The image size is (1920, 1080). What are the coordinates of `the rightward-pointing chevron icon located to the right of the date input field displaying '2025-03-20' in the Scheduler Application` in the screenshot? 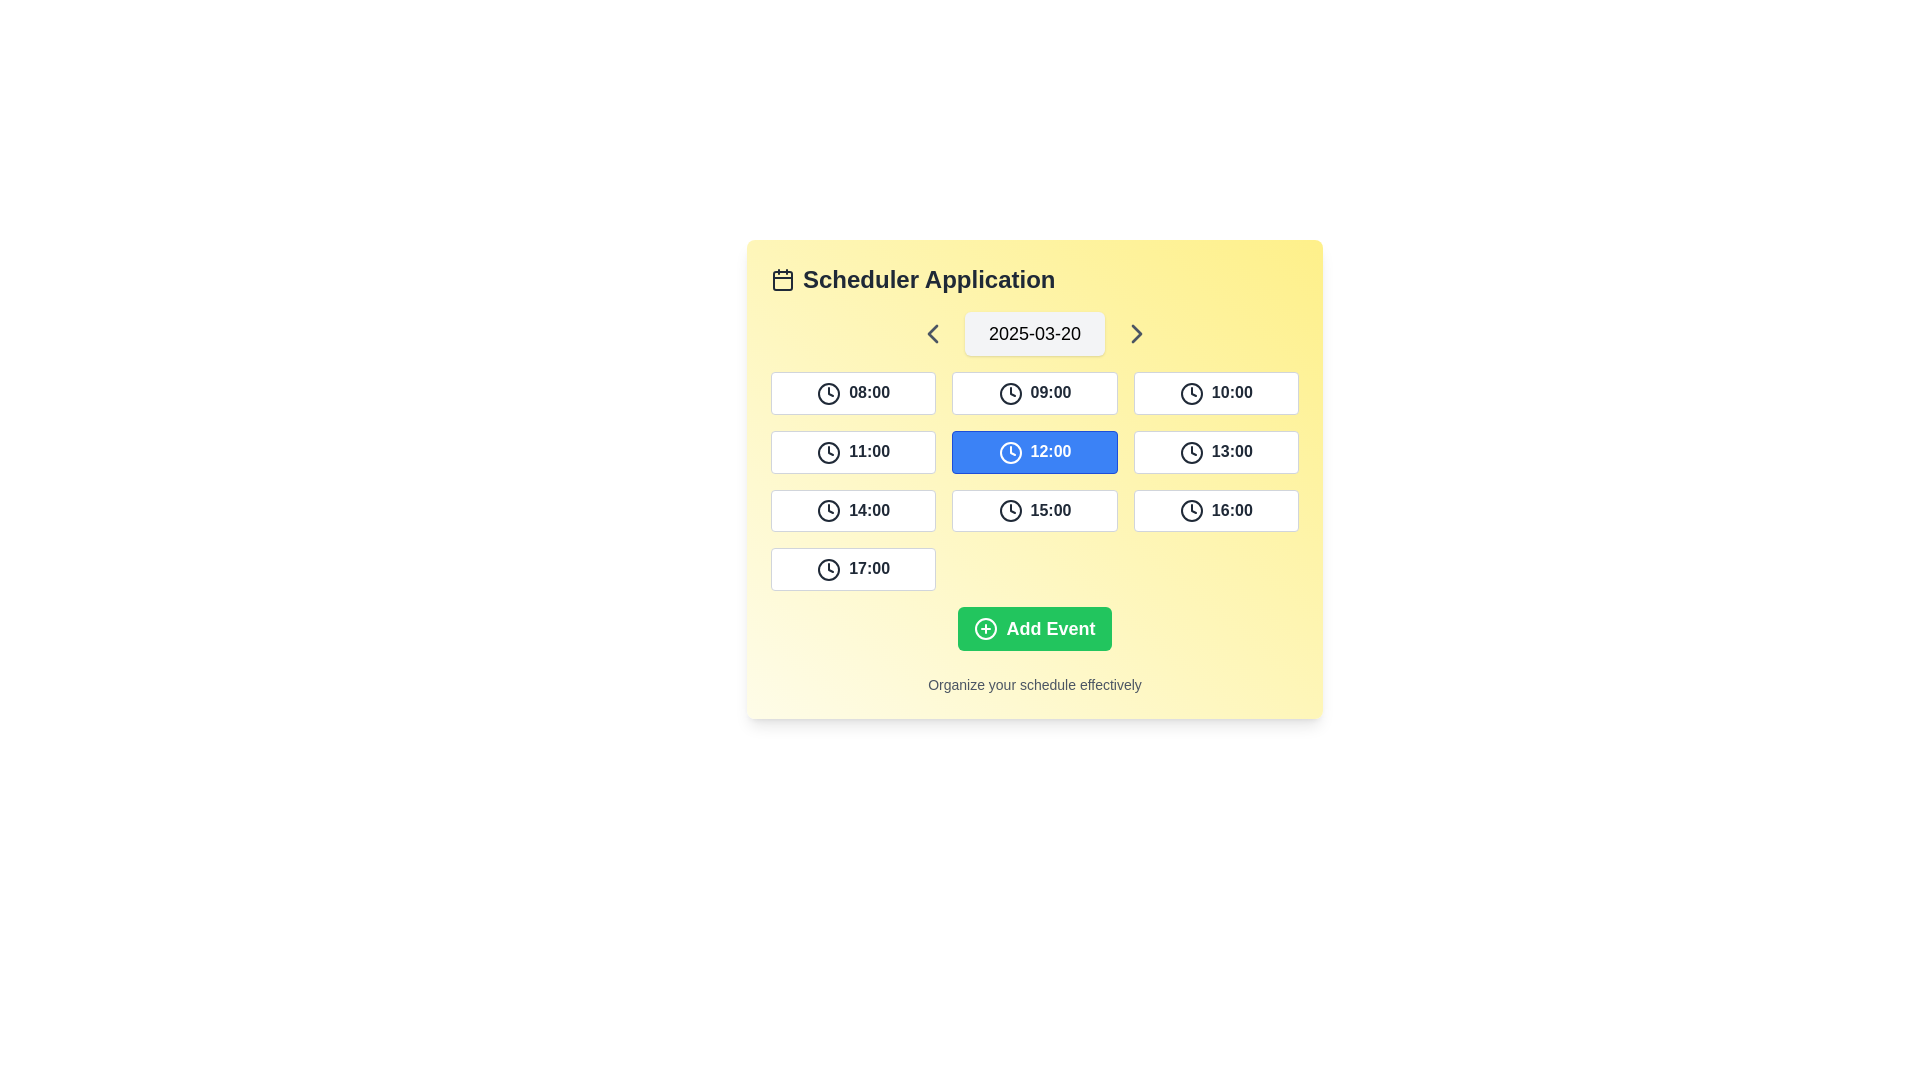 It's located at (1137, 333).